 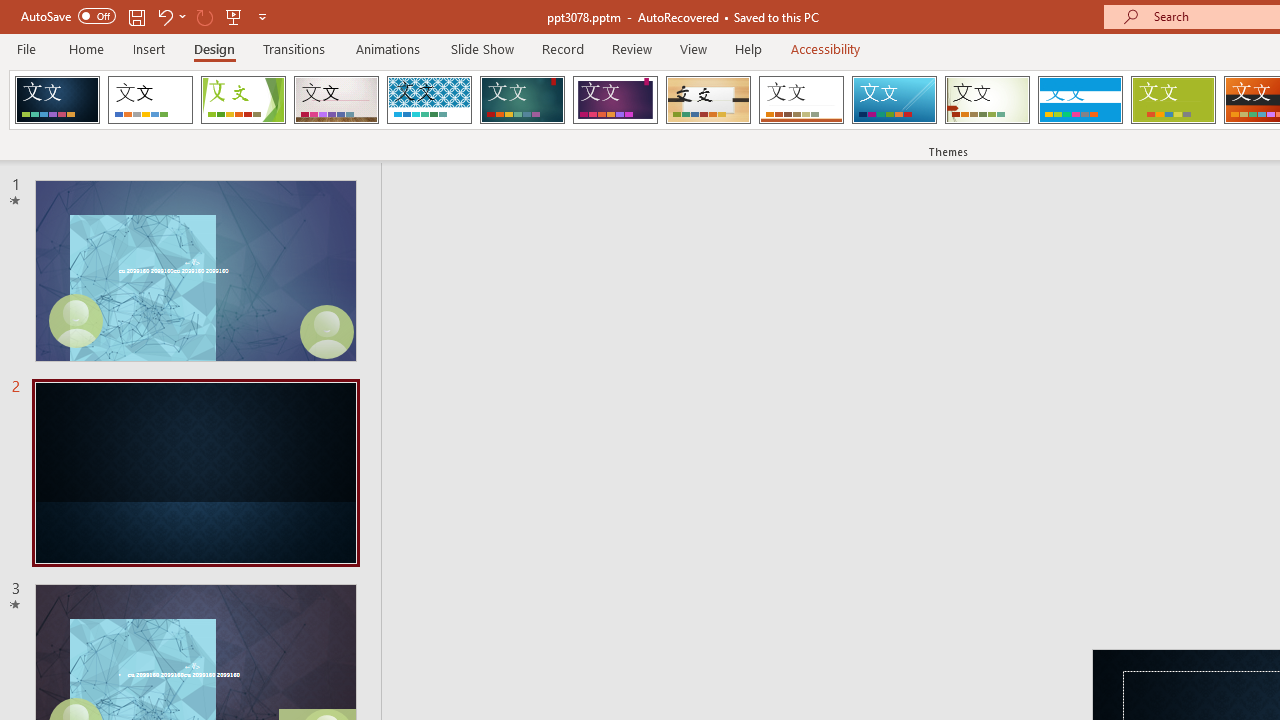 I want to click on 'Organic', so click(x=708, y=100).